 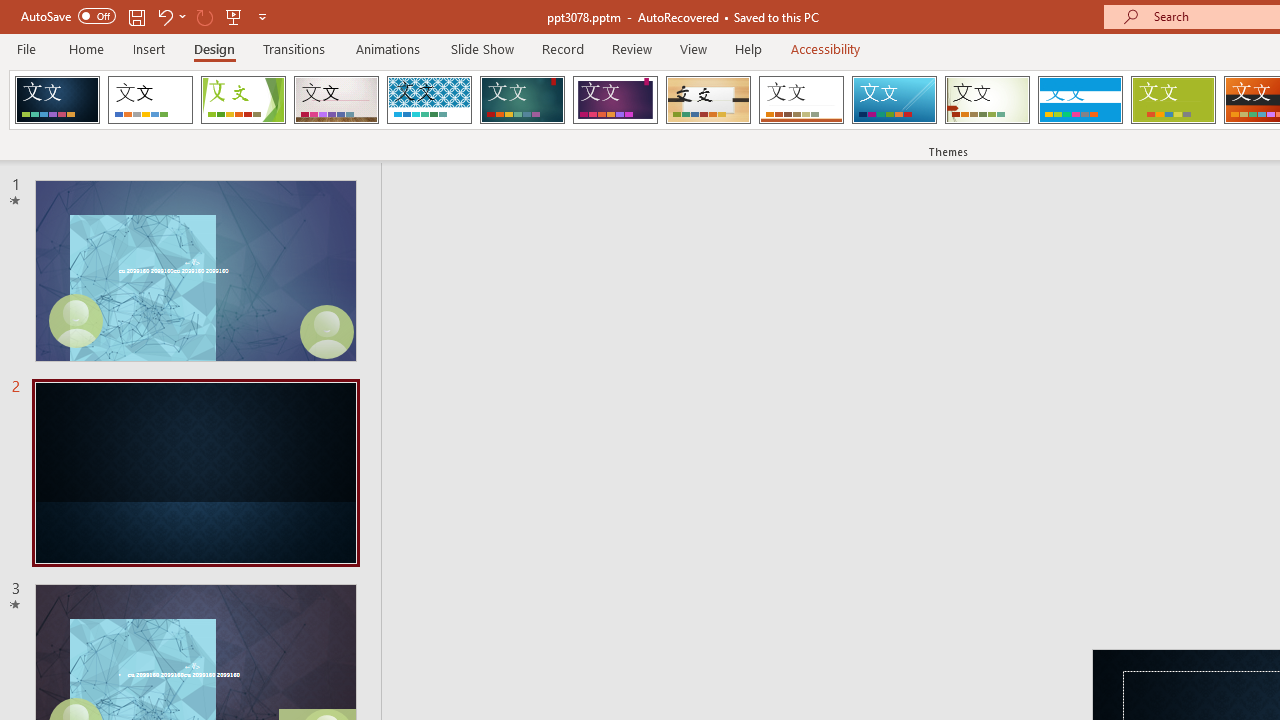 I want to click on 'Organic', so click(x=708, y=100).